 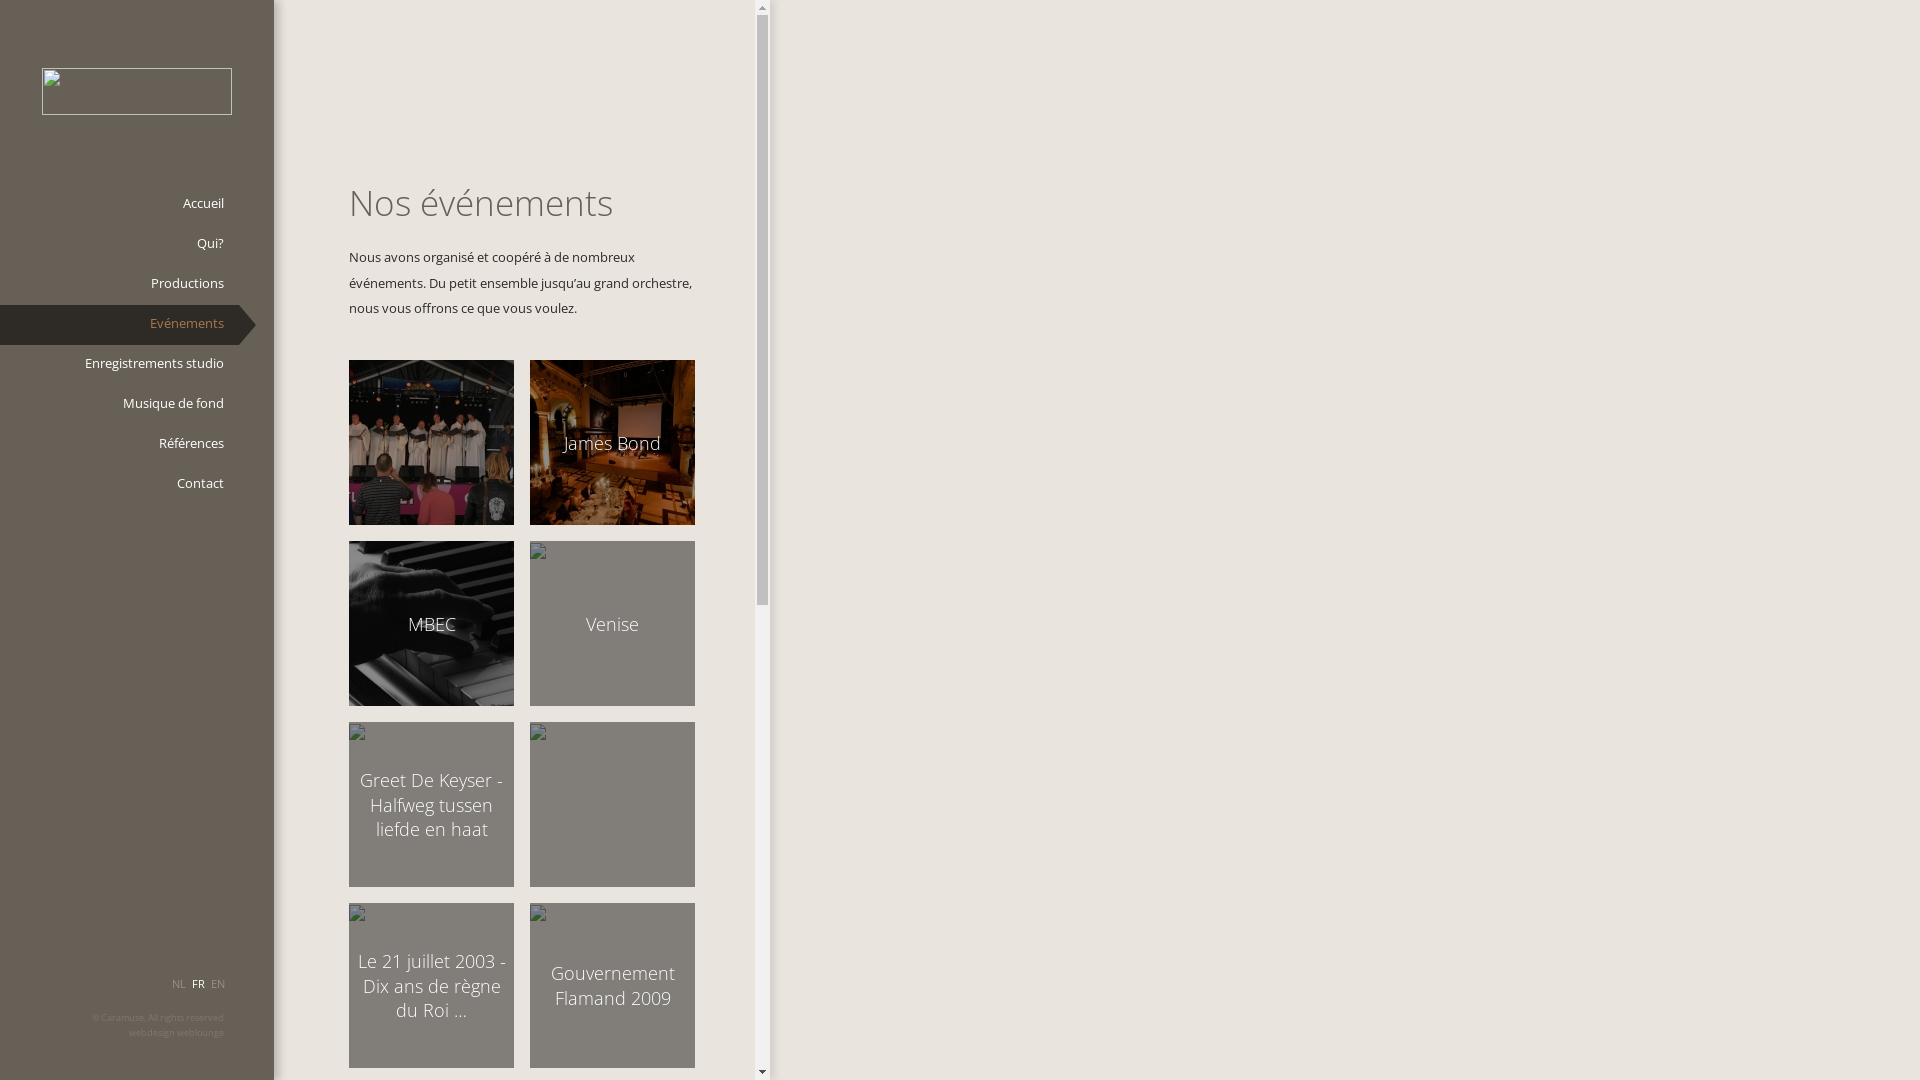 What do you see at coordinates (176, 1033) in the screenshot?
I see `'webdesign weblounge'` at bounding box center [176, 1033].